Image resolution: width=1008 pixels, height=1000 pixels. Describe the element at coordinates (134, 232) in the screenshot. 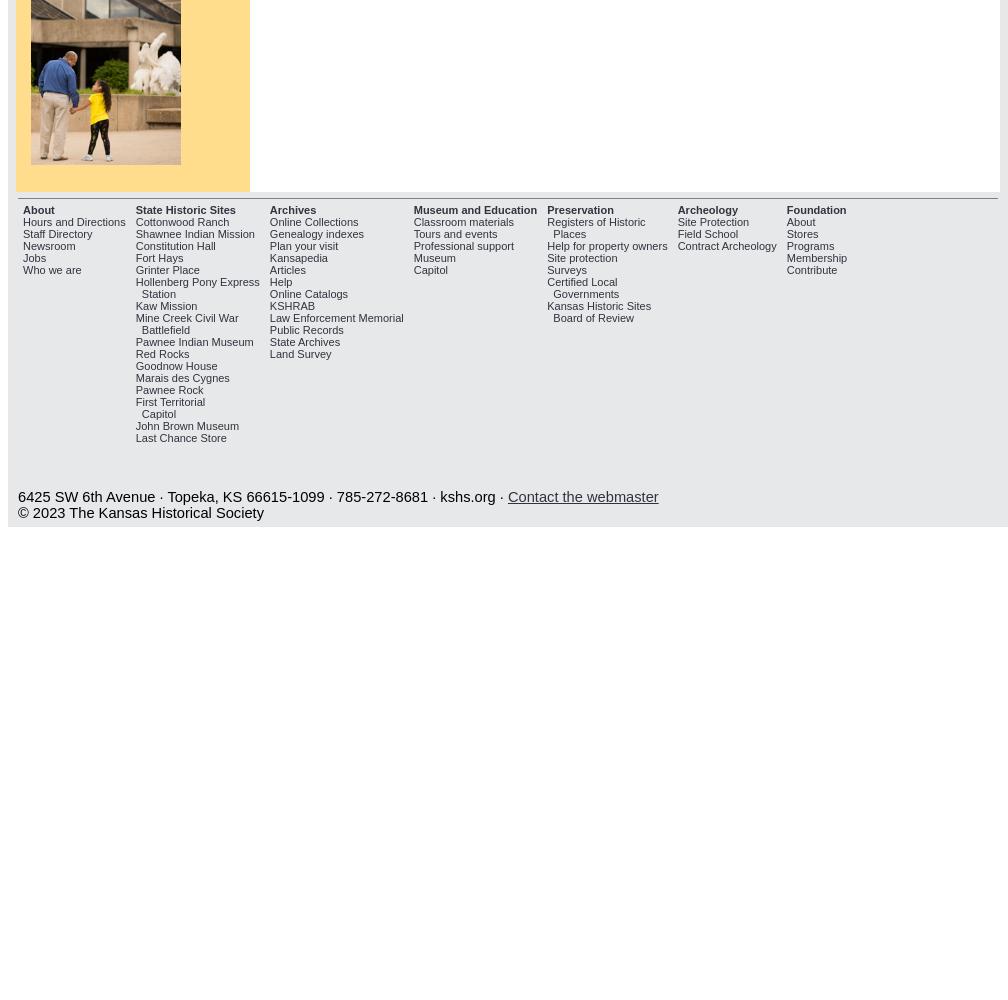

I see `'Shawnee Indian Mission'` at that location.